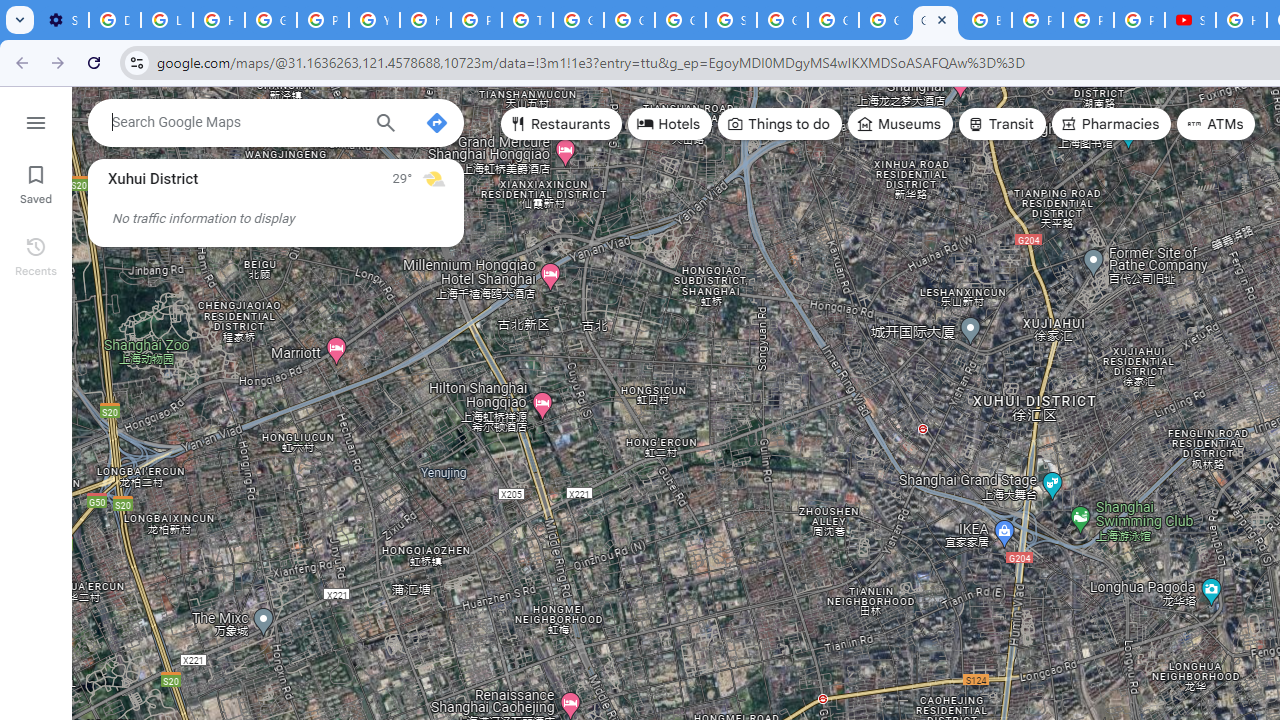 The width and height of the screenshot is (1280, 720). I want to click on 'Directions', so click(435, 123).